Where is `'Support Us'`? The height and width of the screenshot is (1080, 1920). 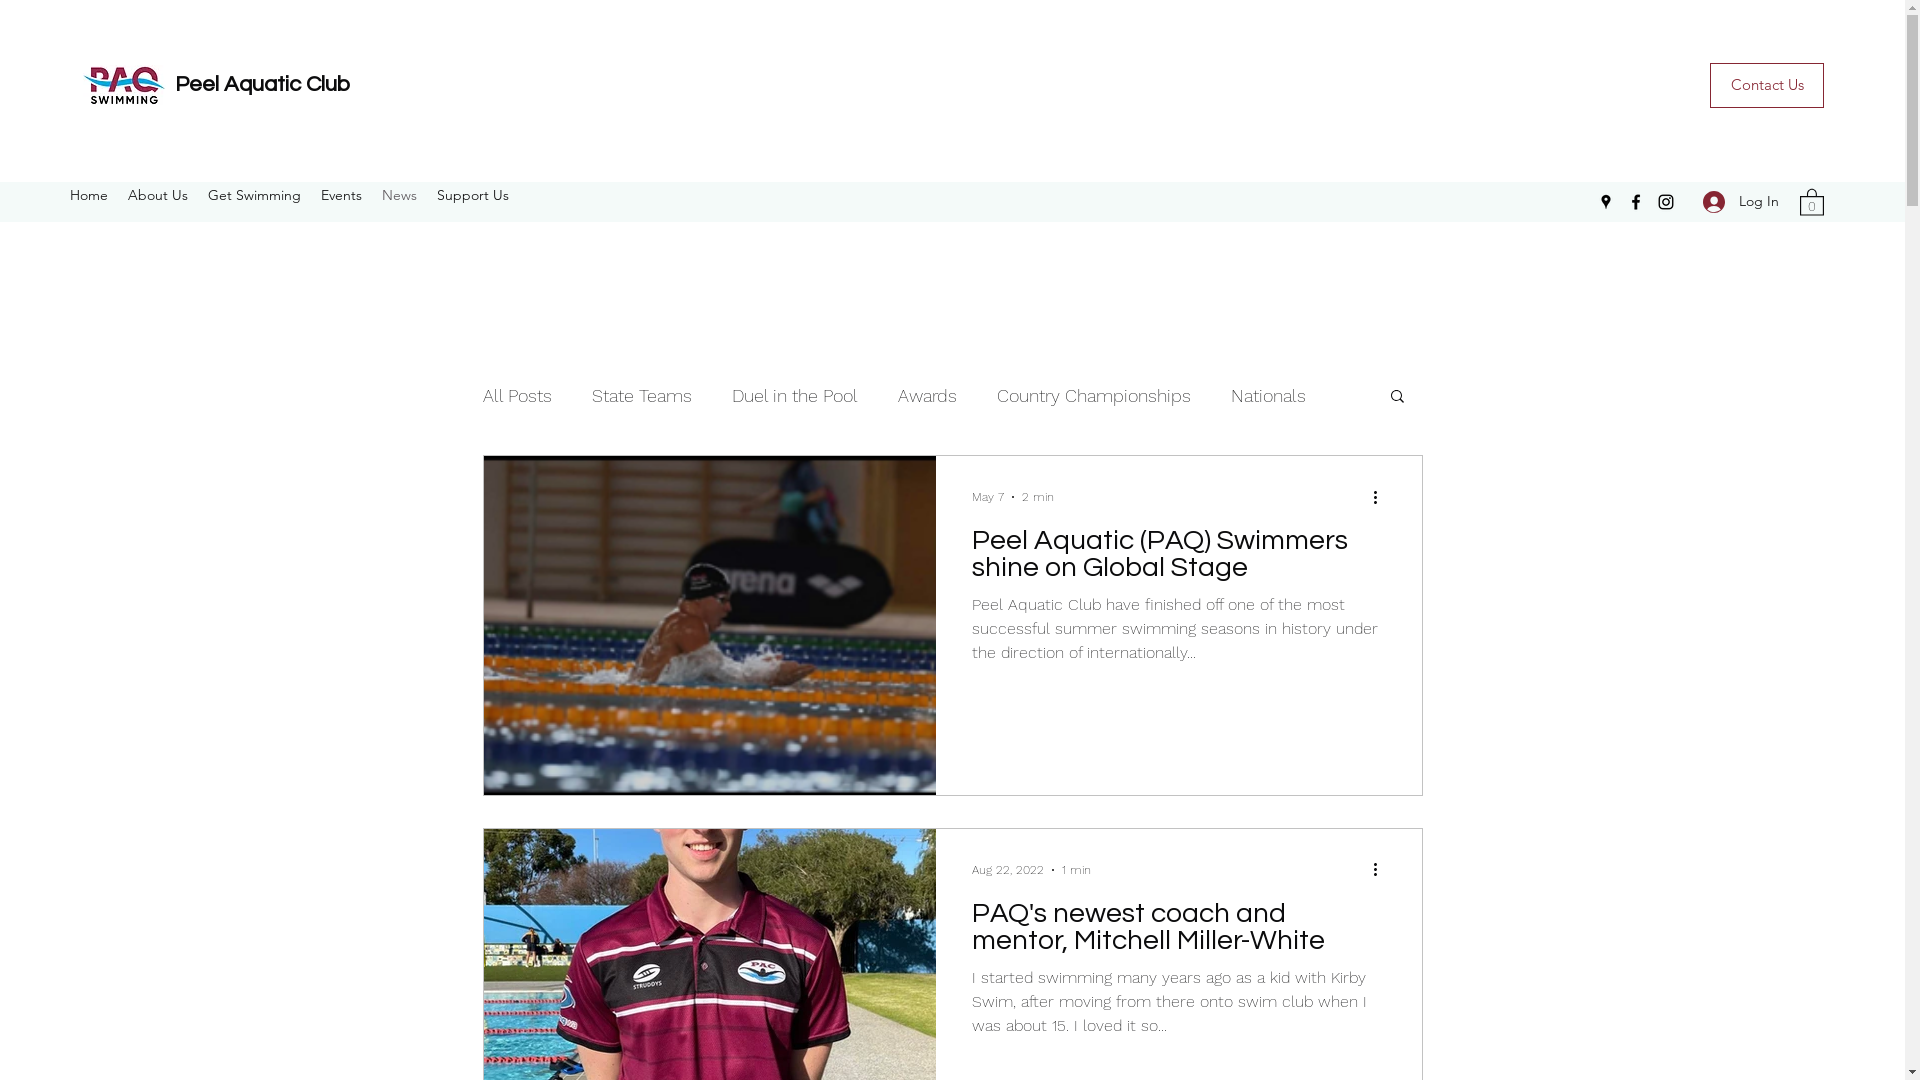
'Support Us' is located at coordinates (472, 195).